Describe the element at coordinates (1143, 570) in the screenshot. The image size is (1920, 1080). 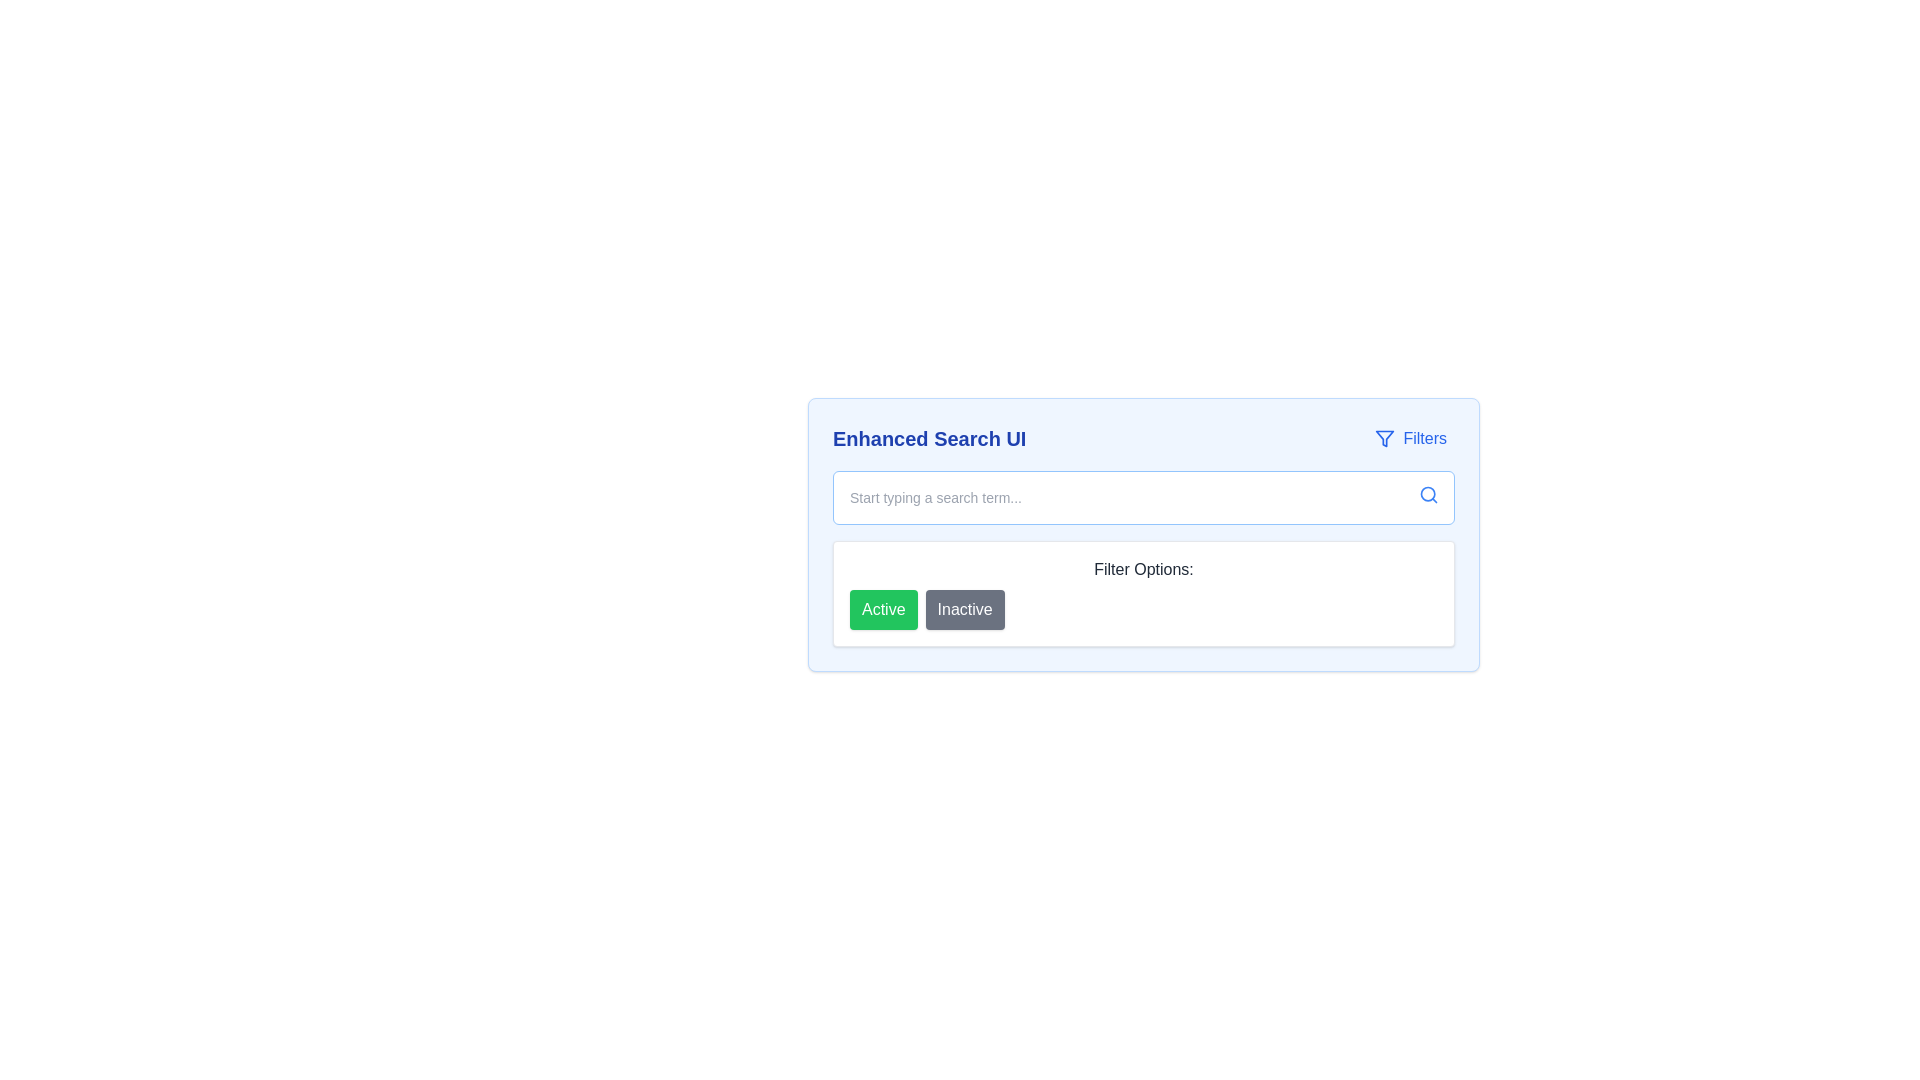
I see `the text label that serves as a heading for the filter options section, which is centrally aligned above the 'Active' and 'Inactive' buttons` at that location.